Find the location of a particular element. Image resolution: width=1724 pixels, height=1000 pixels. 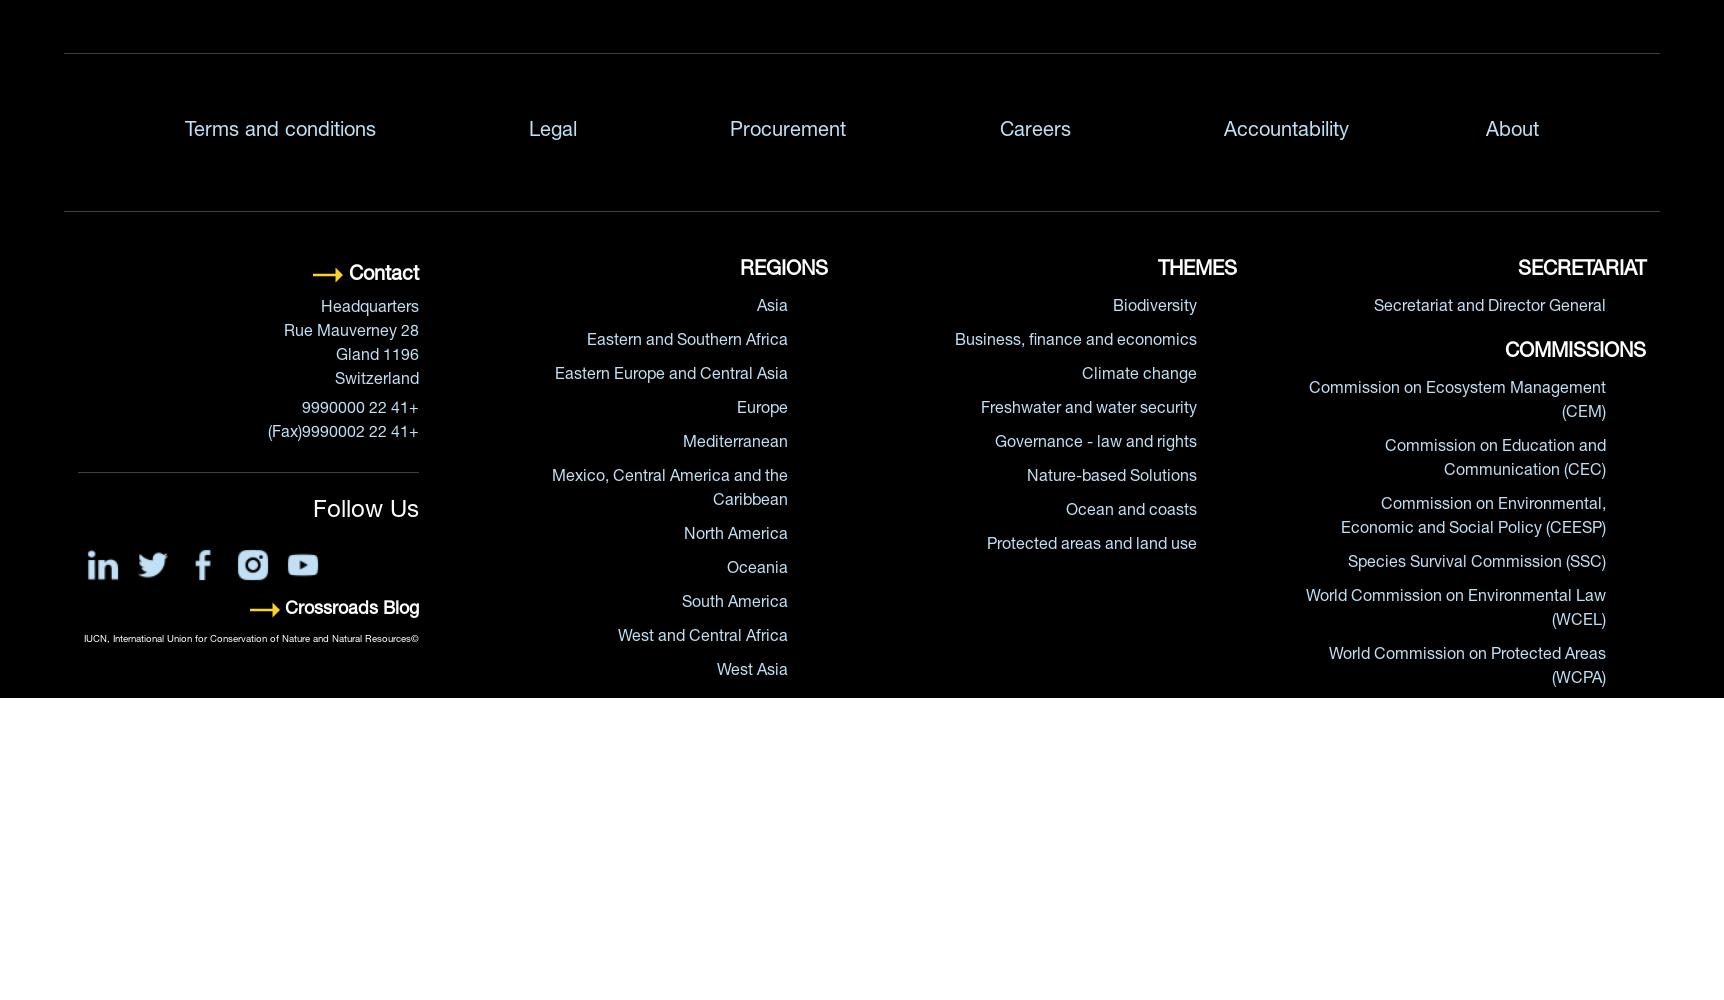

'Species Survival Commission (SSC)' is located at coordinates (1475, 562).